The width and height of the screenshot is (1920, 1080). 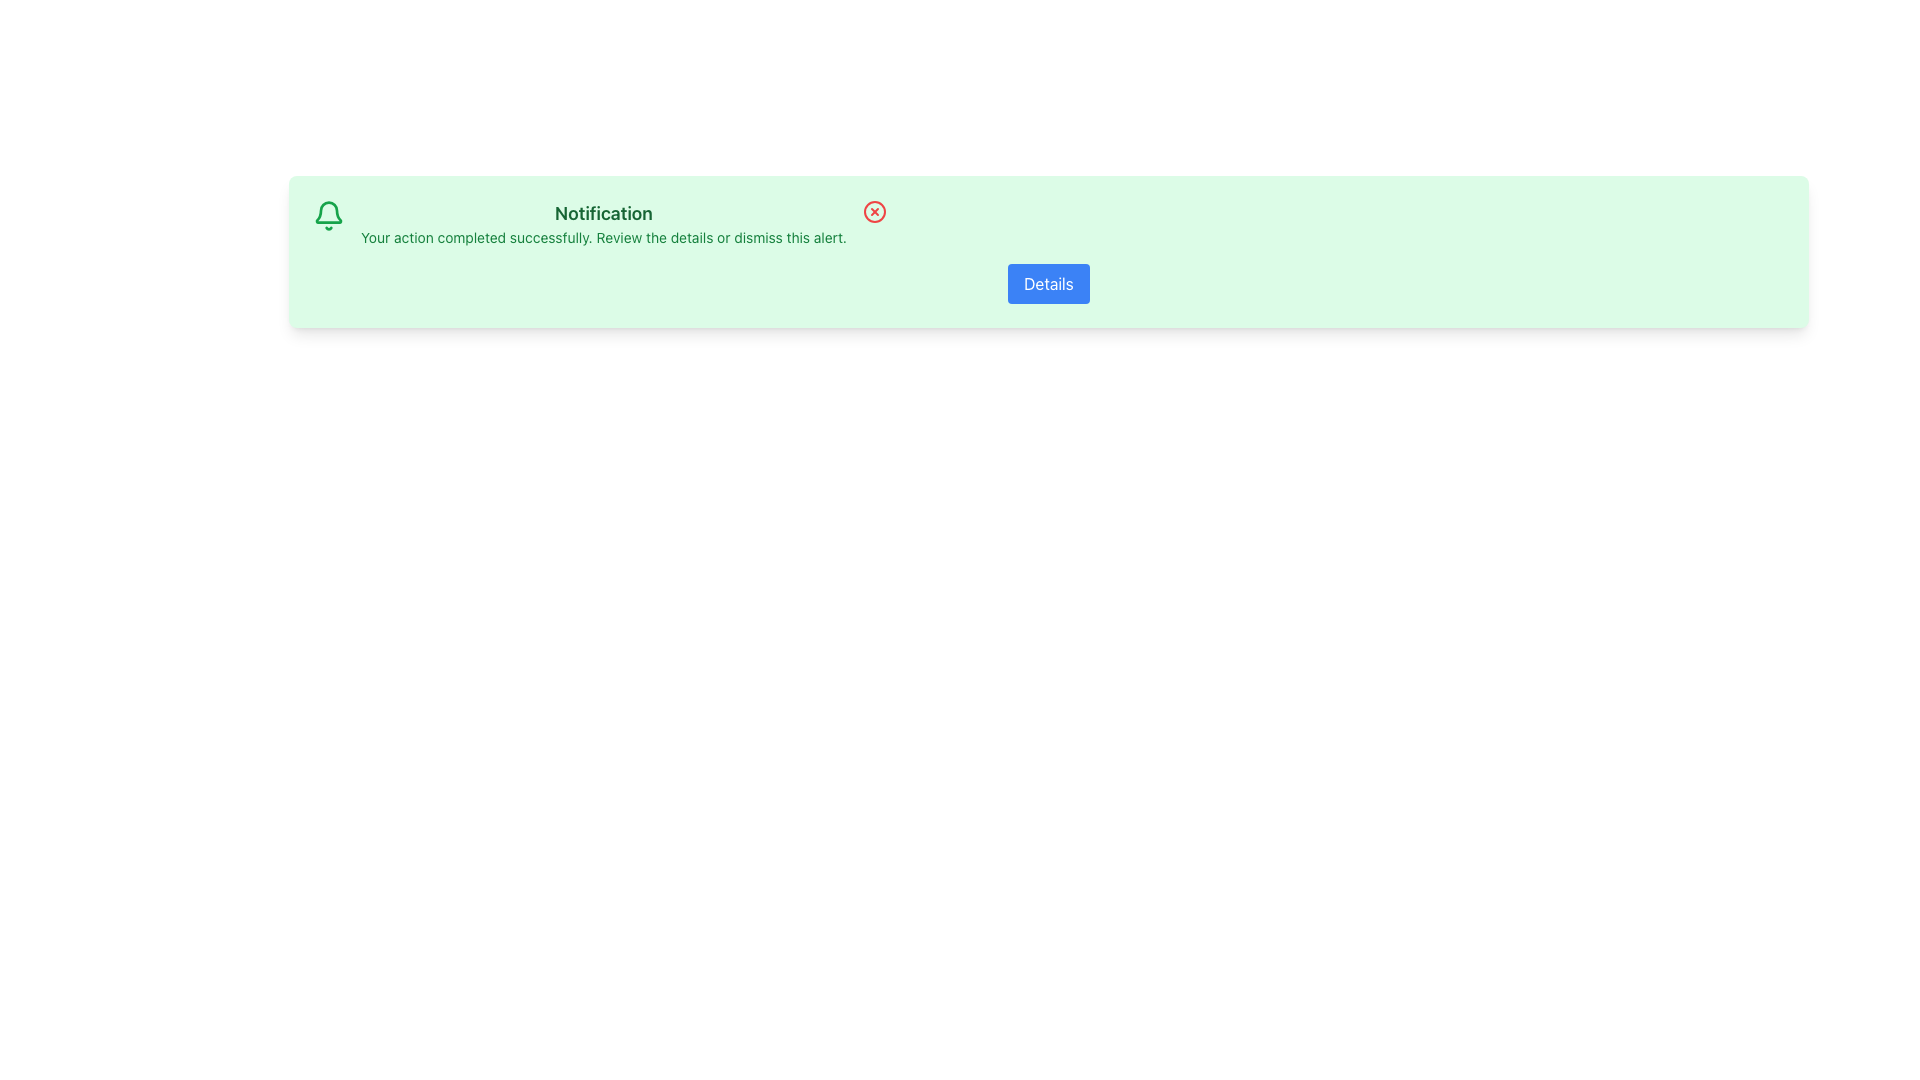 I want to click on the circular red dismiss button with an 'X' inside, so click(x=874, y=212).